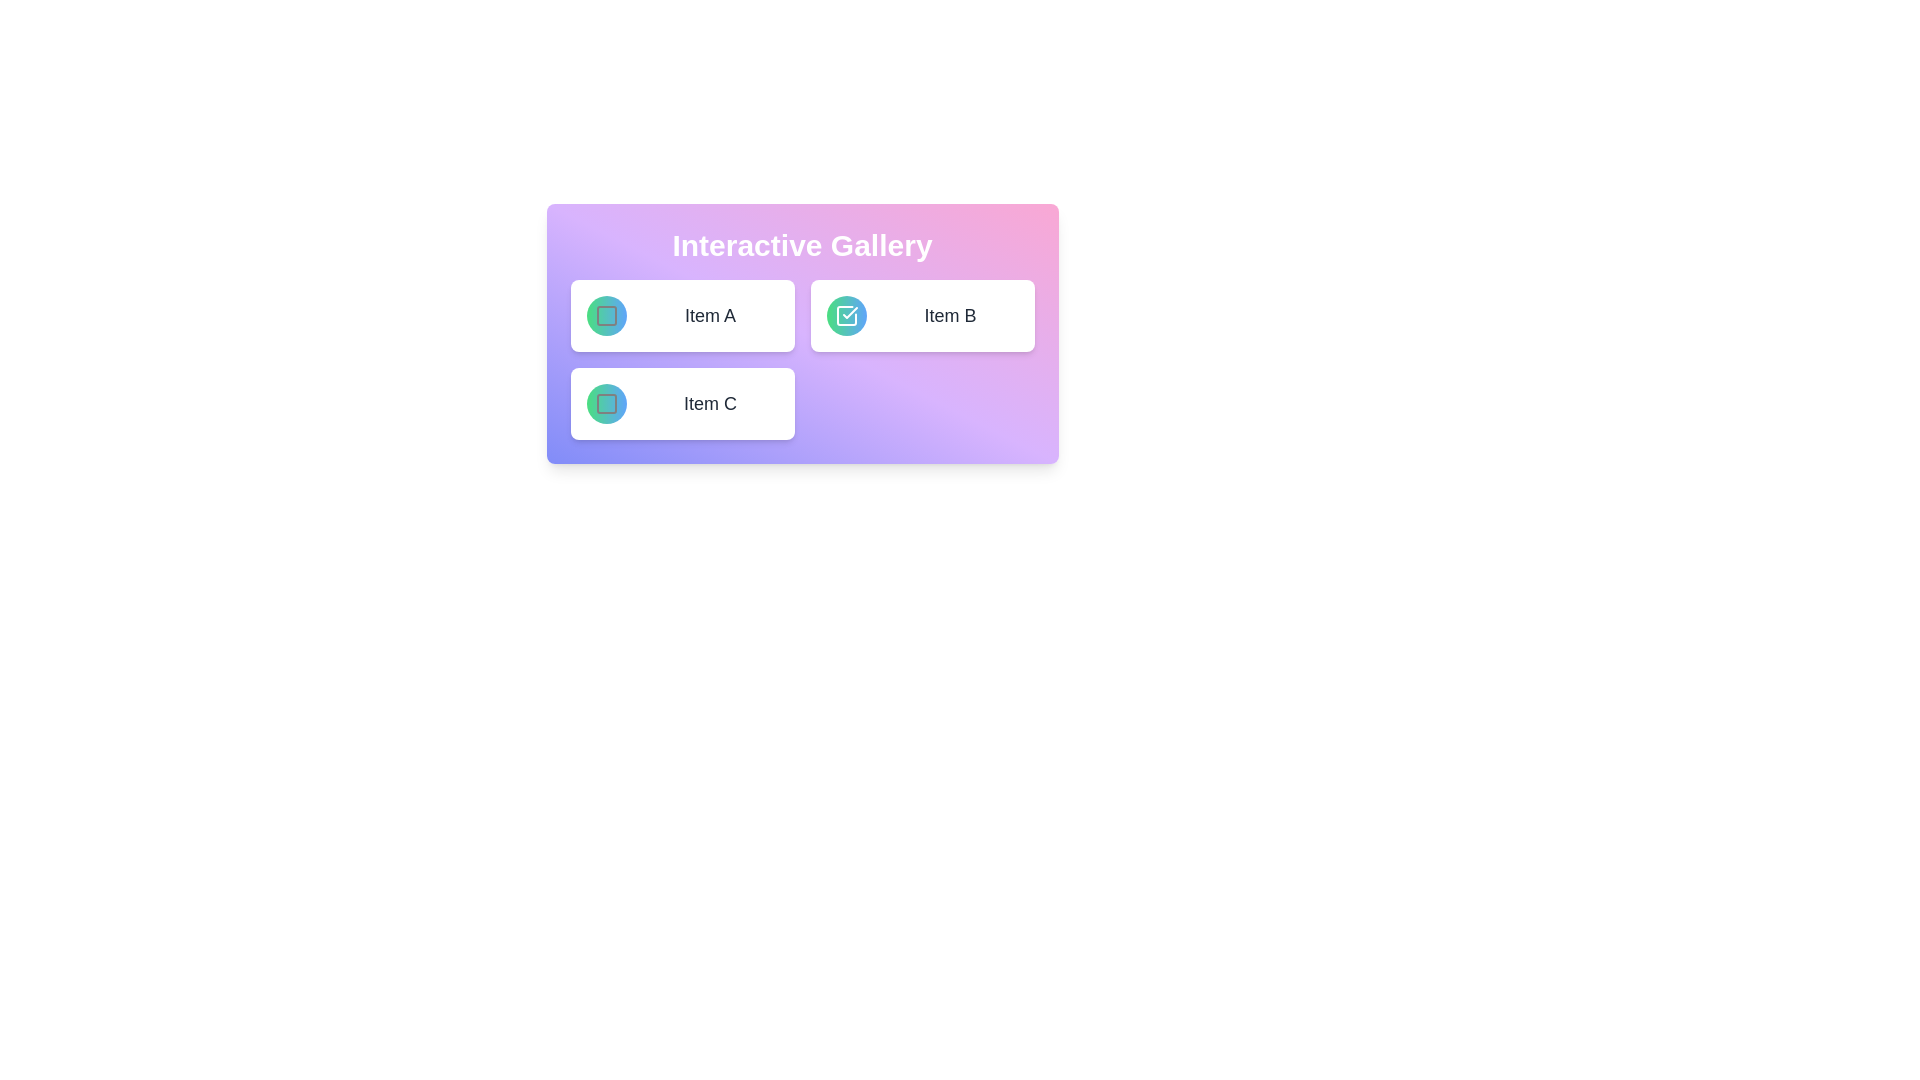  What do you see at coordinates (846, 315) in the screenshot?
I see `the confirmation SVG-based icon located within the circular button in the top-right corner of the card labeled 'Item B'` at bounding box center [846, 315].